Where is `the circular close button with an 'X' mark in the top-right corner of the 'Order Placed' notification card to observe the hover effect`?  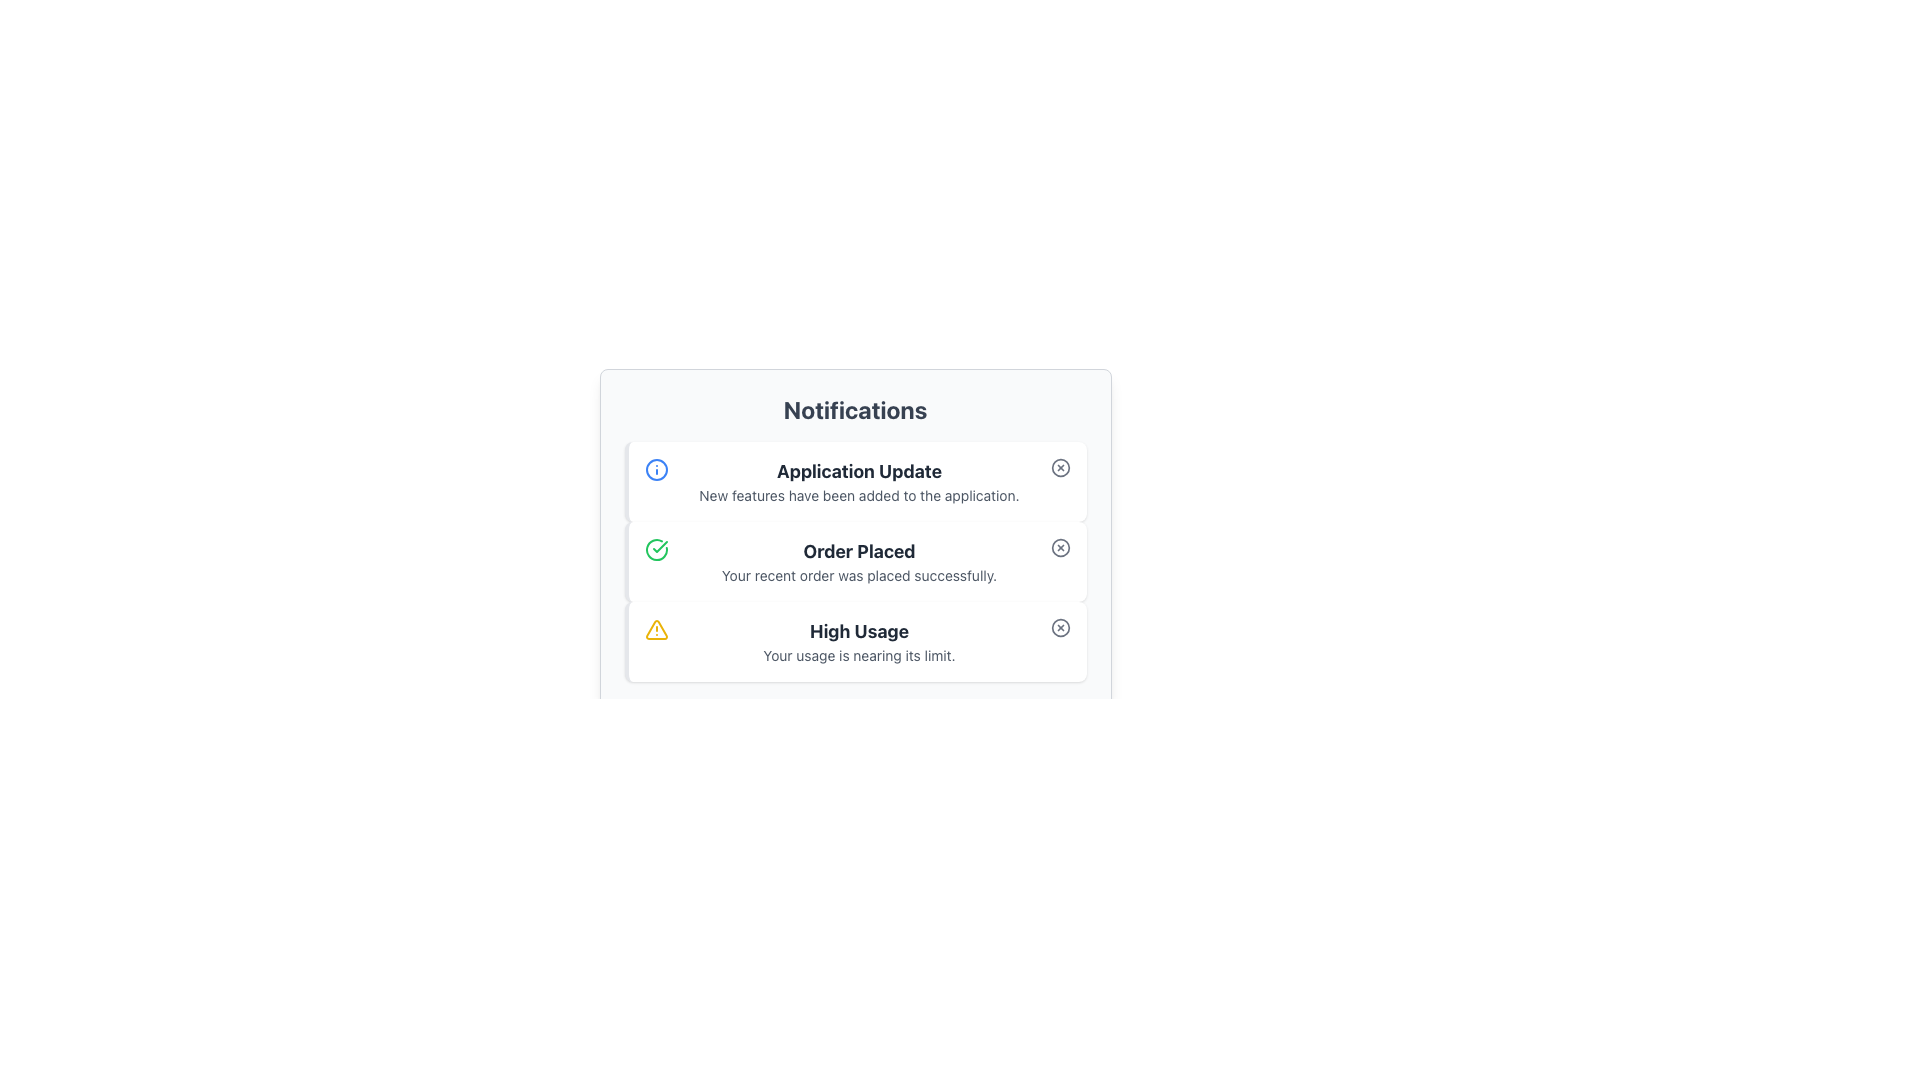
the circular close button with an 'X' mark in the top-right corner of the 'Order Placed' notification card to observe the hover effect is located at coordinates (1059, 547).